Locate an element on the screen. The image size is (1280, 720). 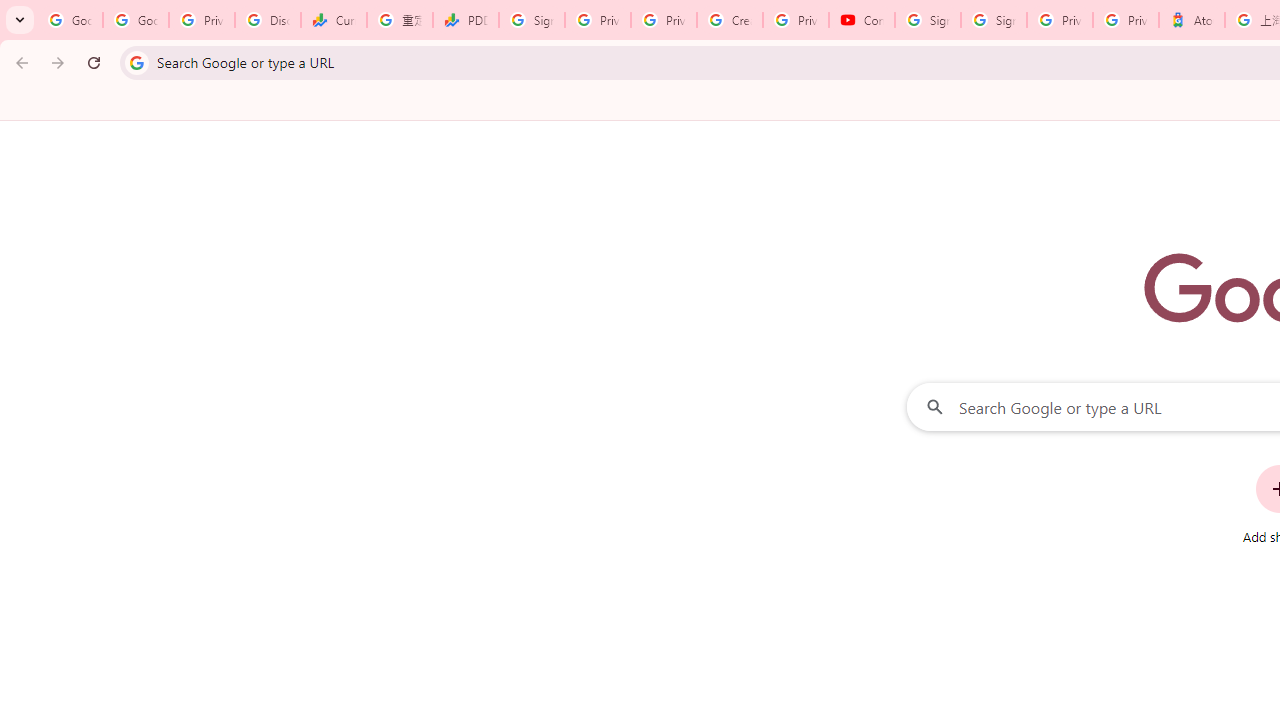
'Create your Google Account' is located at coordinates (729, 20).